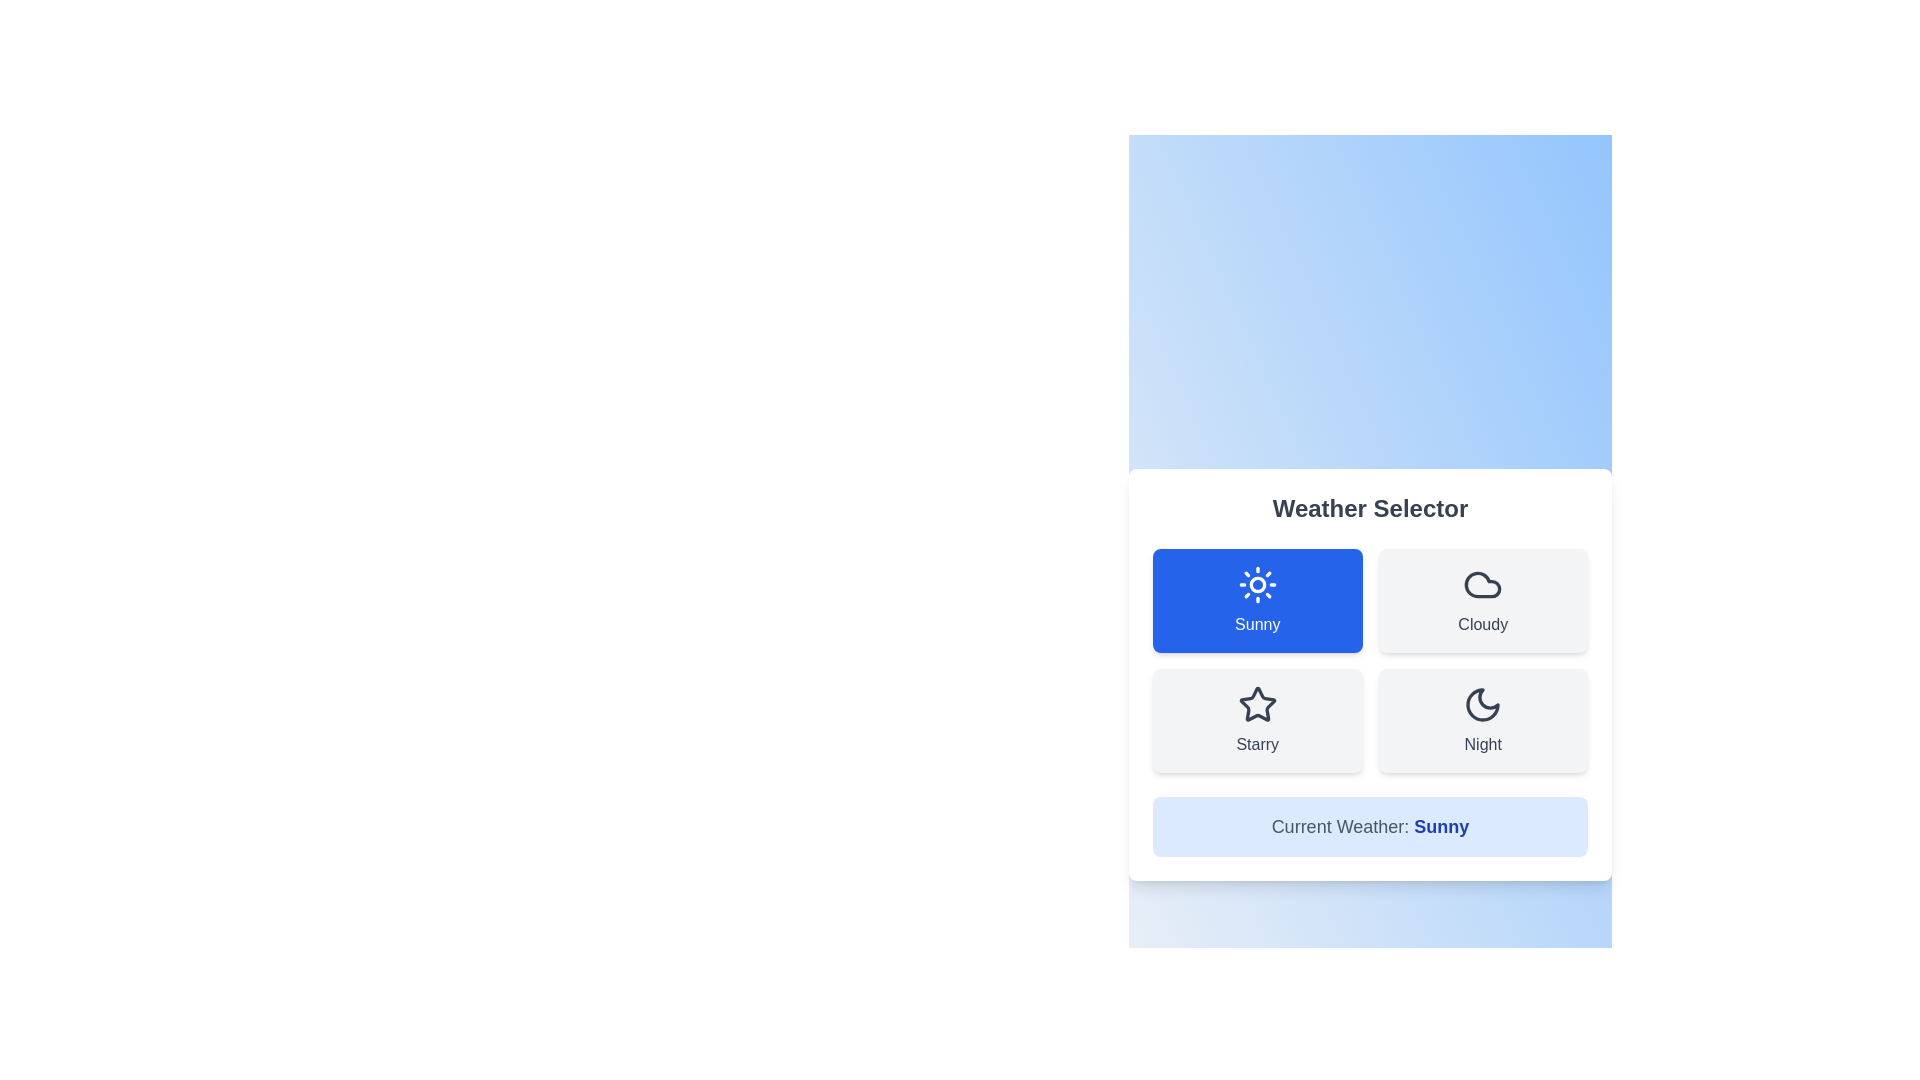 This screenshot has width=1920, height=1080. Describe the element at coordinates (1483, 600) in the screenshot. I see `the button labeled Cloudy to select it` at that location.